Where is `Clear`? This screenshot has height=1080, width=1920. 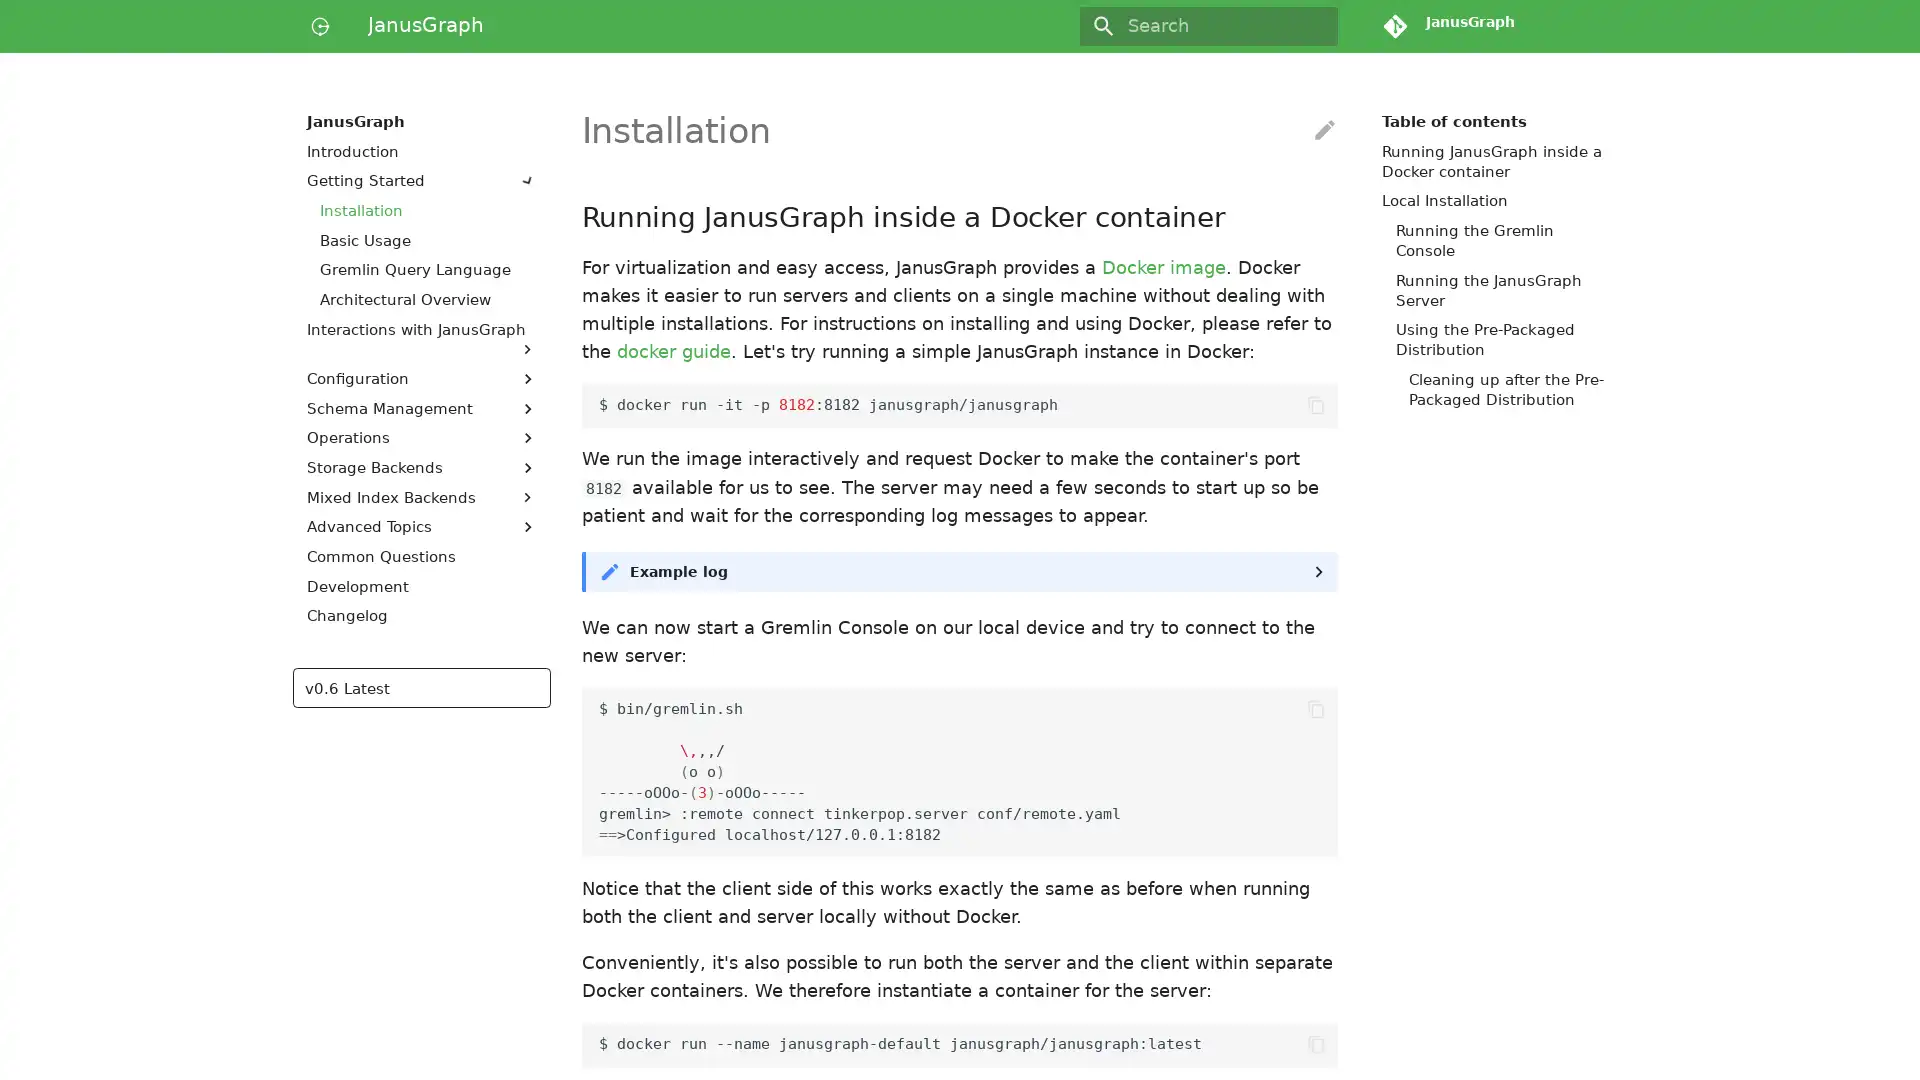 Clear is located at coordinates (1314, 26).